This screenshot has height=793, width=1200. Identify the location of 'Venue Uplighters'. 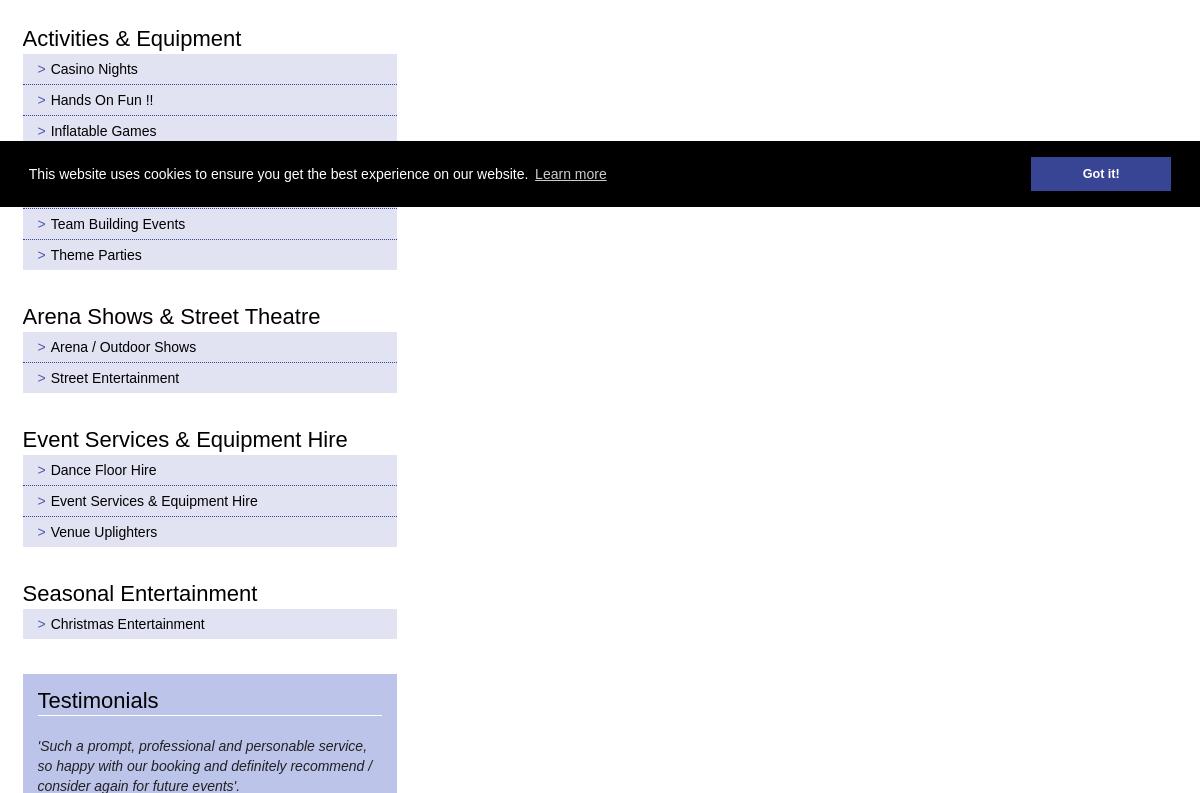
(103, 529).